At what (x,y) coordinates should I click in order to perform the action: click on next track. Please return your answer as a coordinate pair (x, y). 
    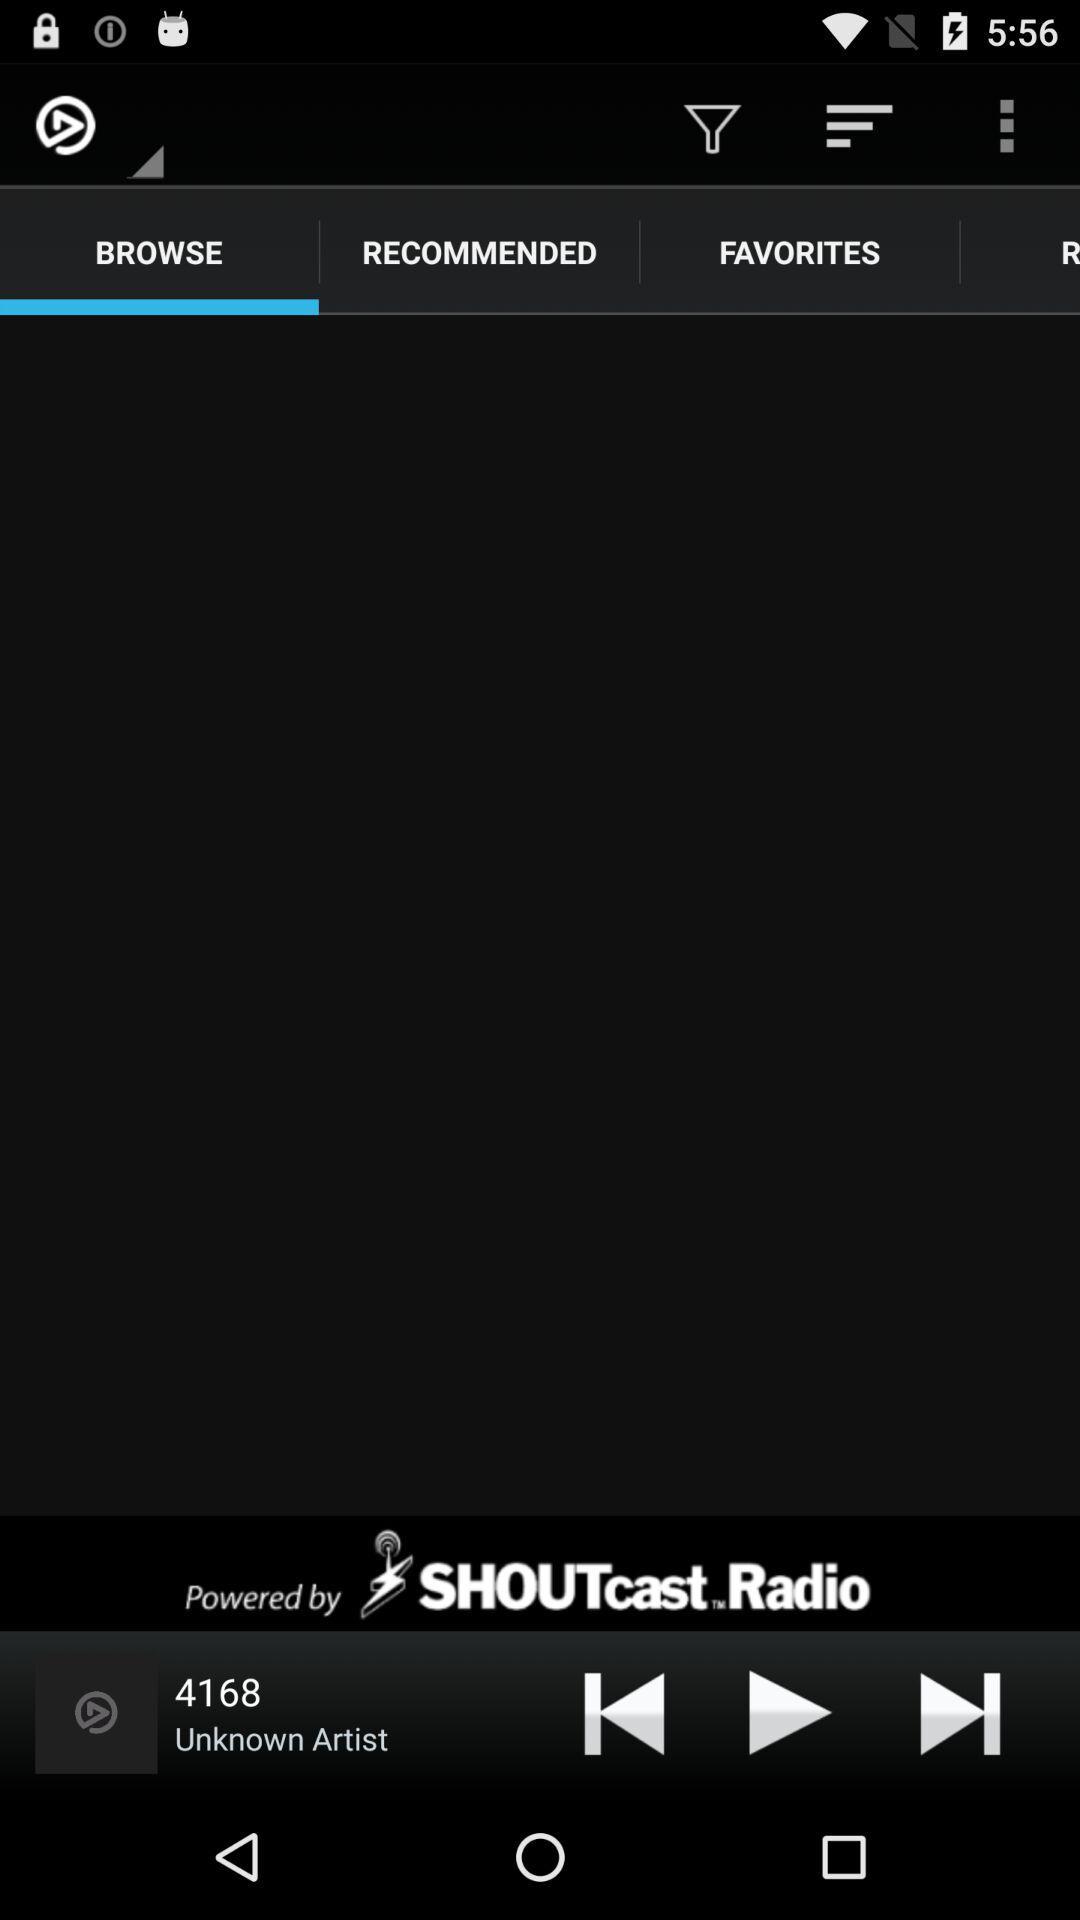
    Looking at the image, I should click on (959, 1711).